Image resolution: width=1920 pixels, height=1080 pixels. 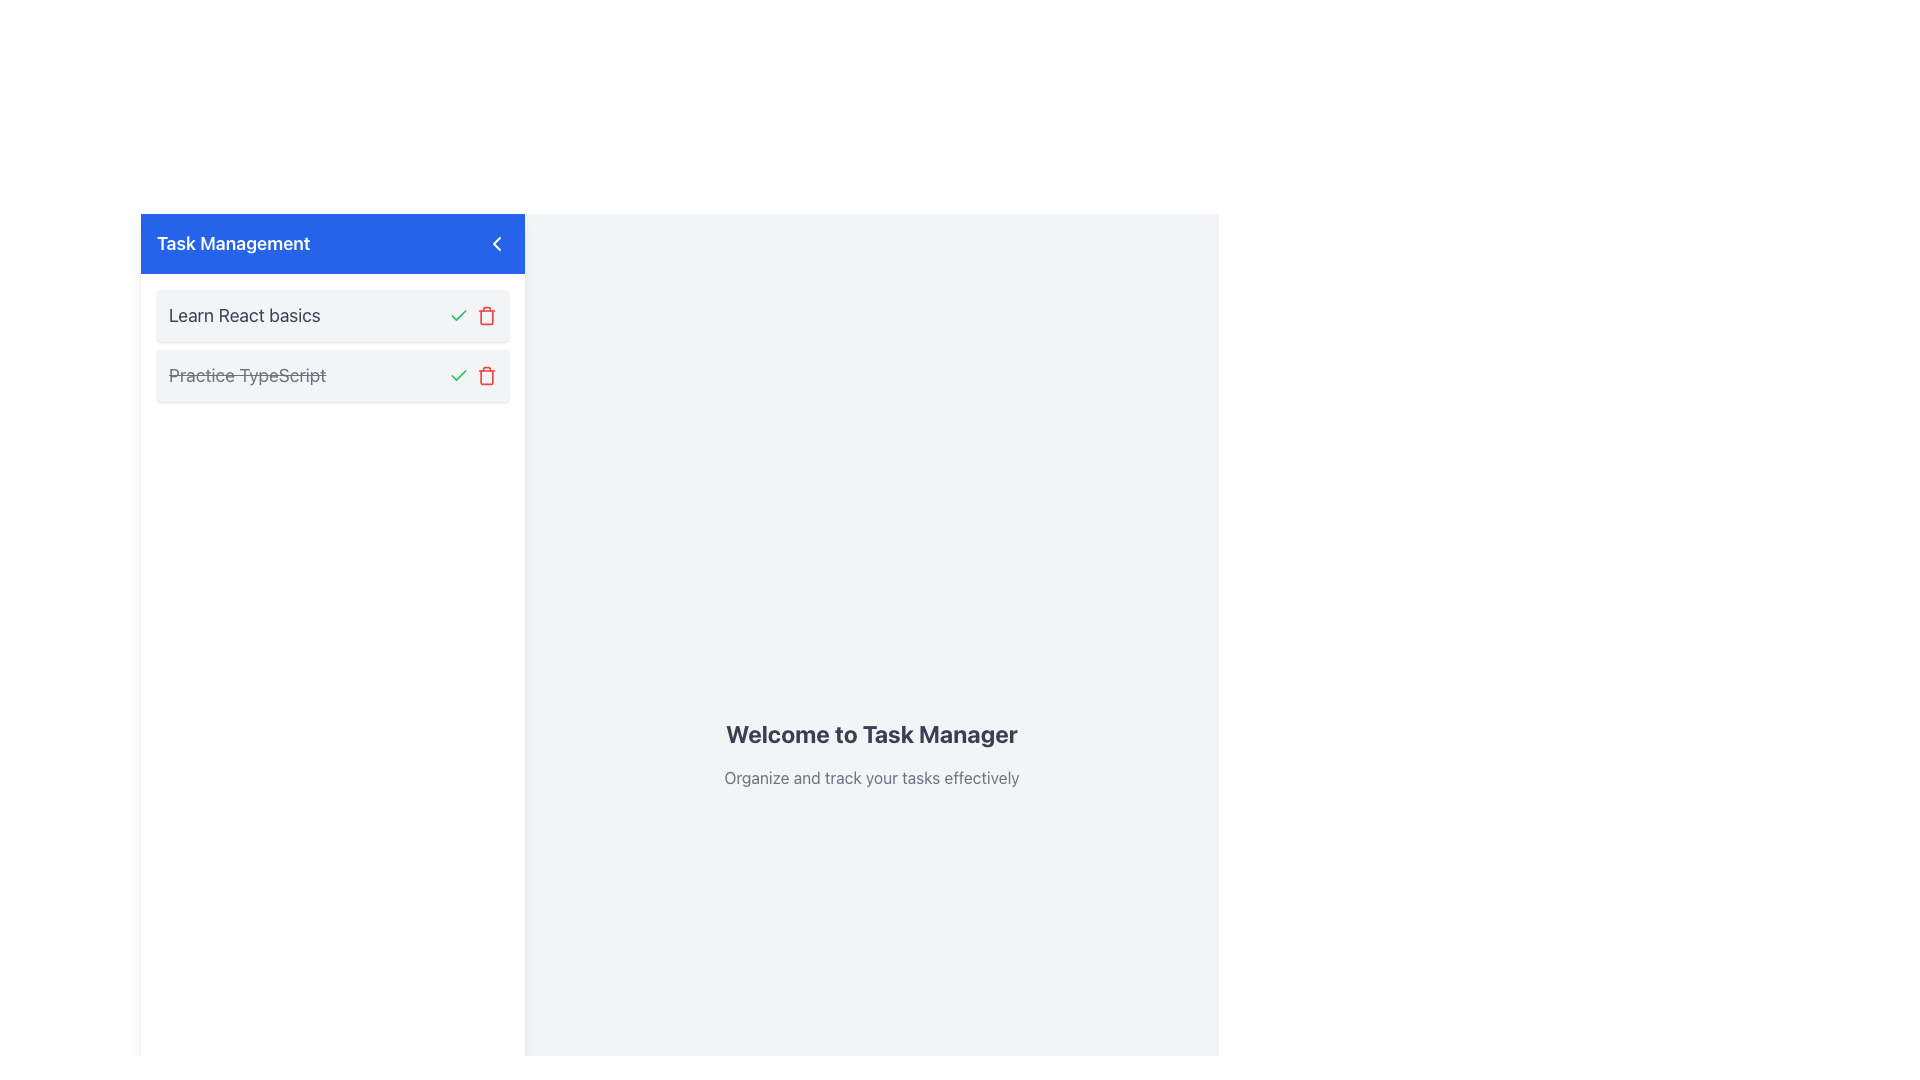 I want to click on the completion icon indicating that the task 'Learn React basics' has been completed, located to the right of the task label in the top list item of the task pane, so click(x=458, y=374).